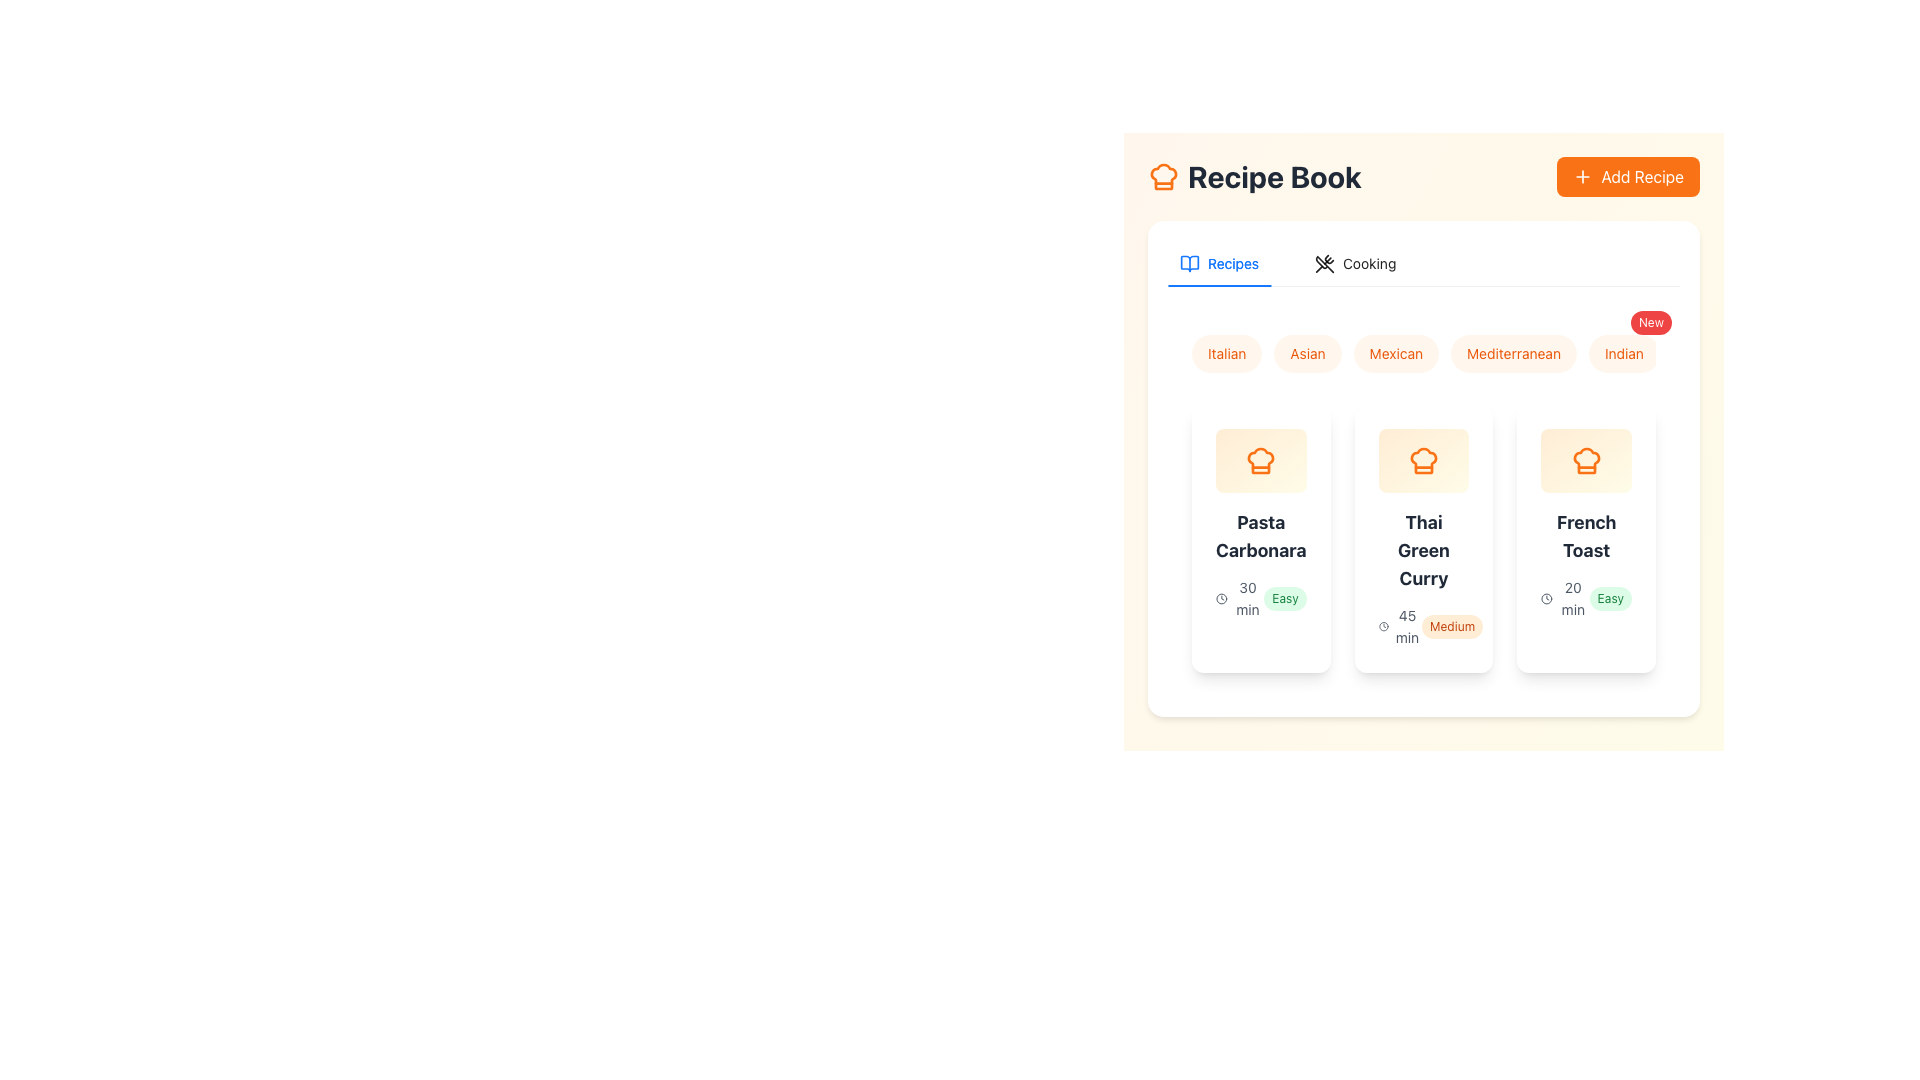 The height and width of the screenshot is (1080, 1920). I want to click on the 'Recipes' tab located in the tab navigation bar beneath the 'Recipe Book' heading, so click(1218, 262).